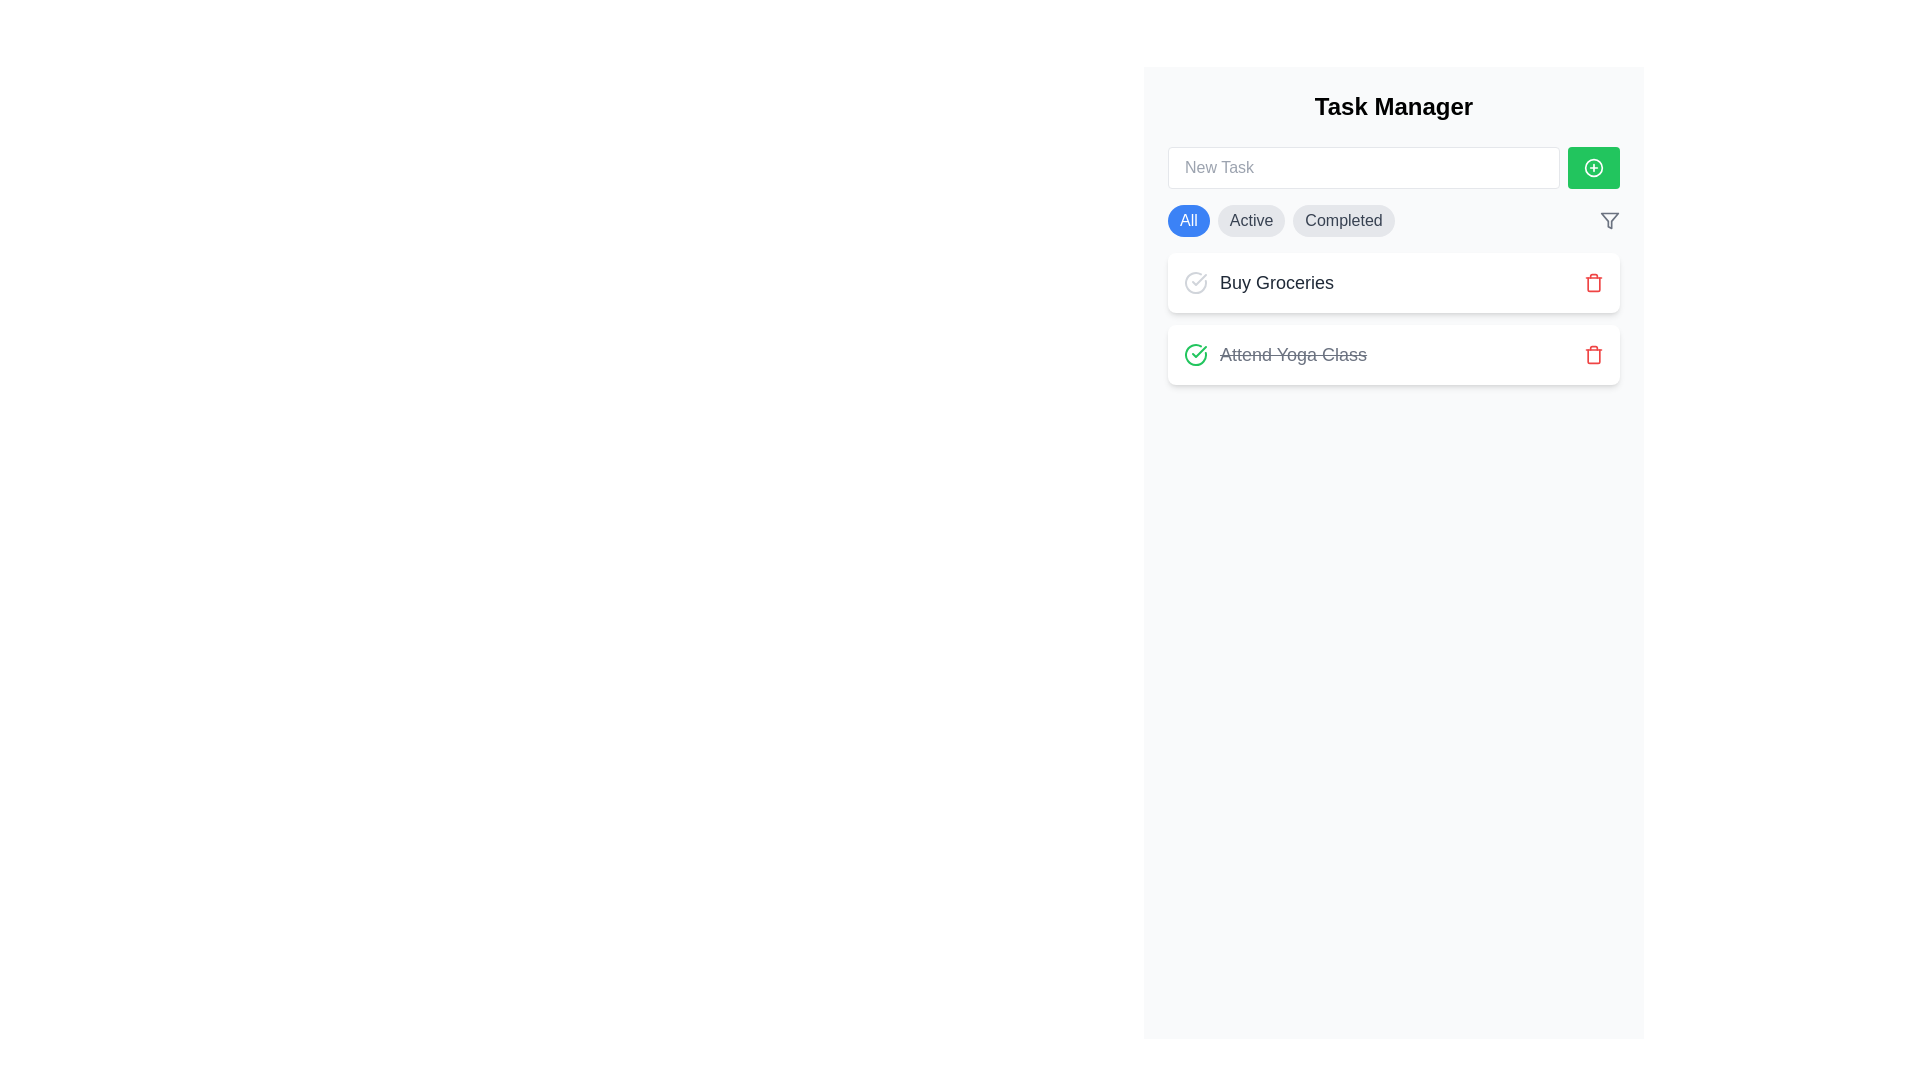  What do you see at coordinates (1195, 353) in the screenshot?
I see `the circular completion indicator of the checkmark icon located in the second row of the task list, adjacent to the 'Attend Yoga Class' text entry via keyboard navigation` at bounding box center [1195, 353].